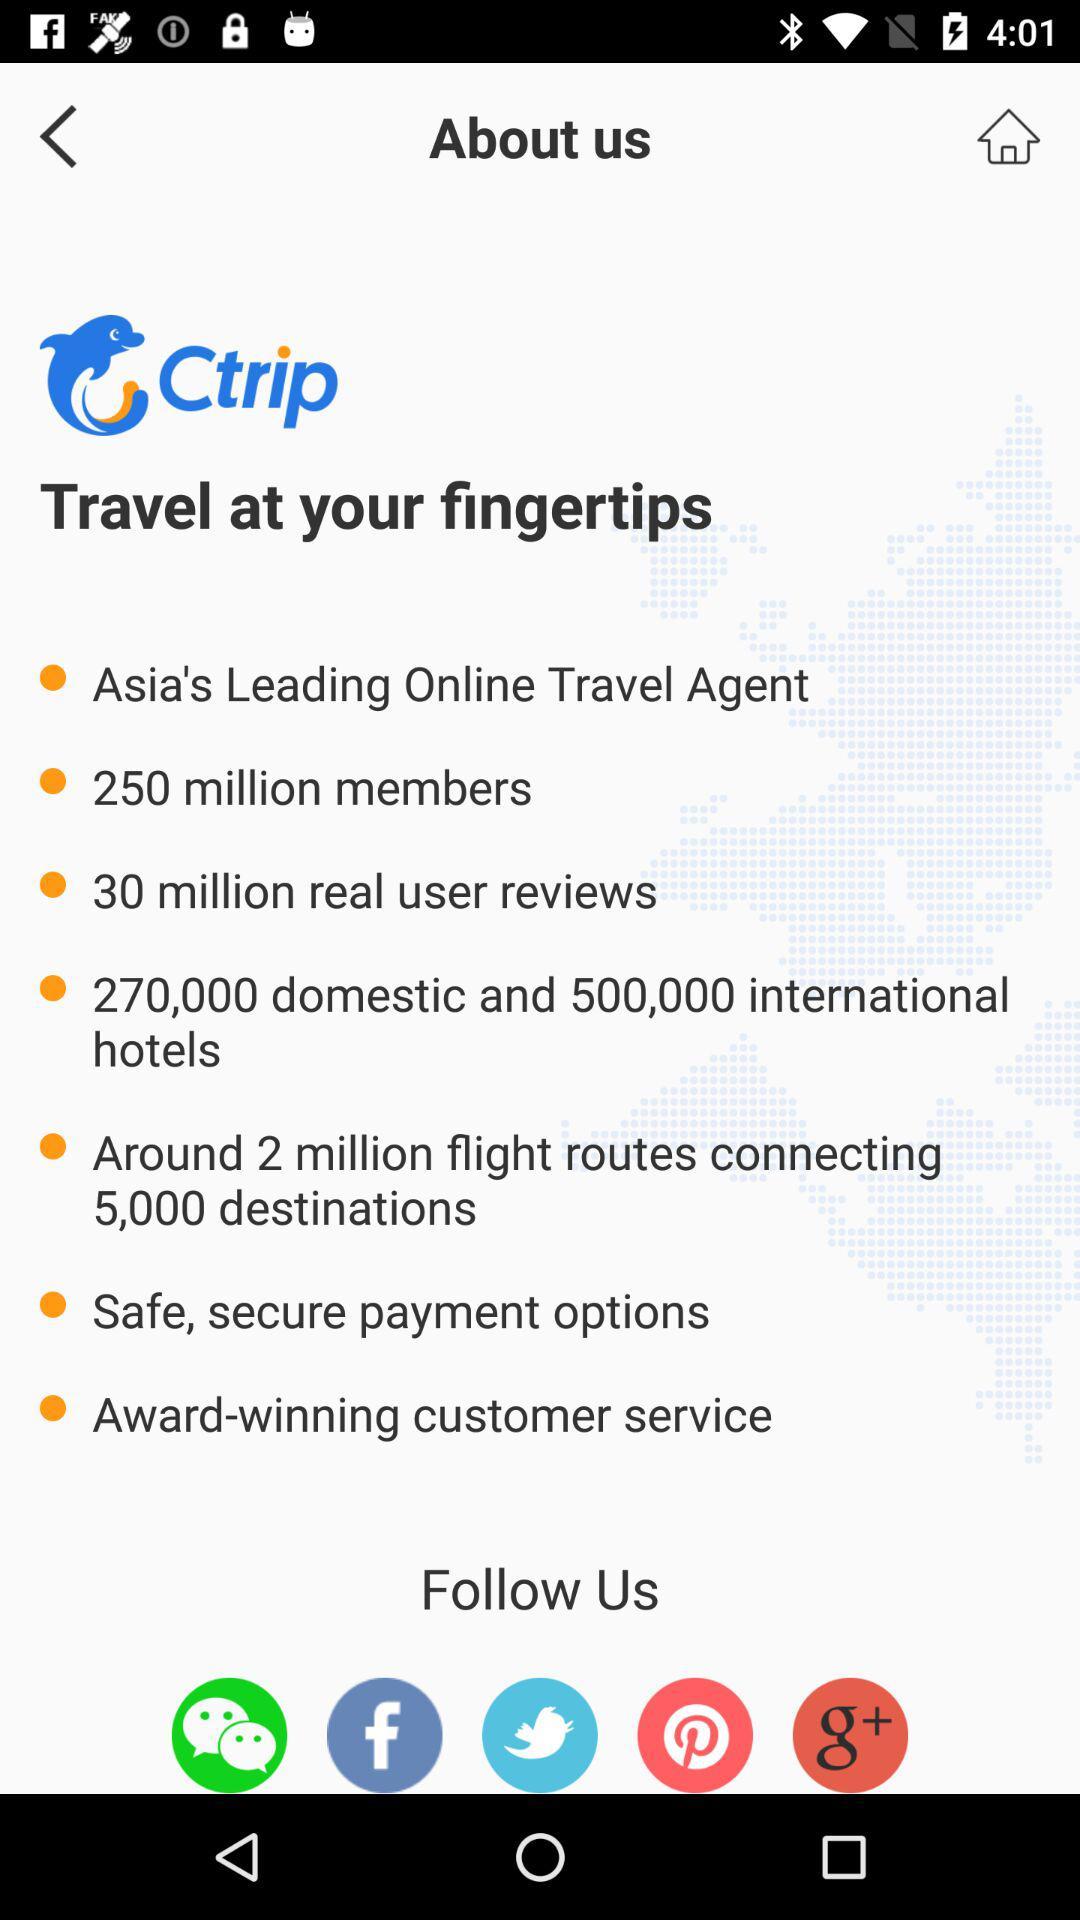 The width and height of the screenshot is (1080, 1920). Describe the element at coordinates (384, 1734) in the screenshot. I see `facebook` at that location.